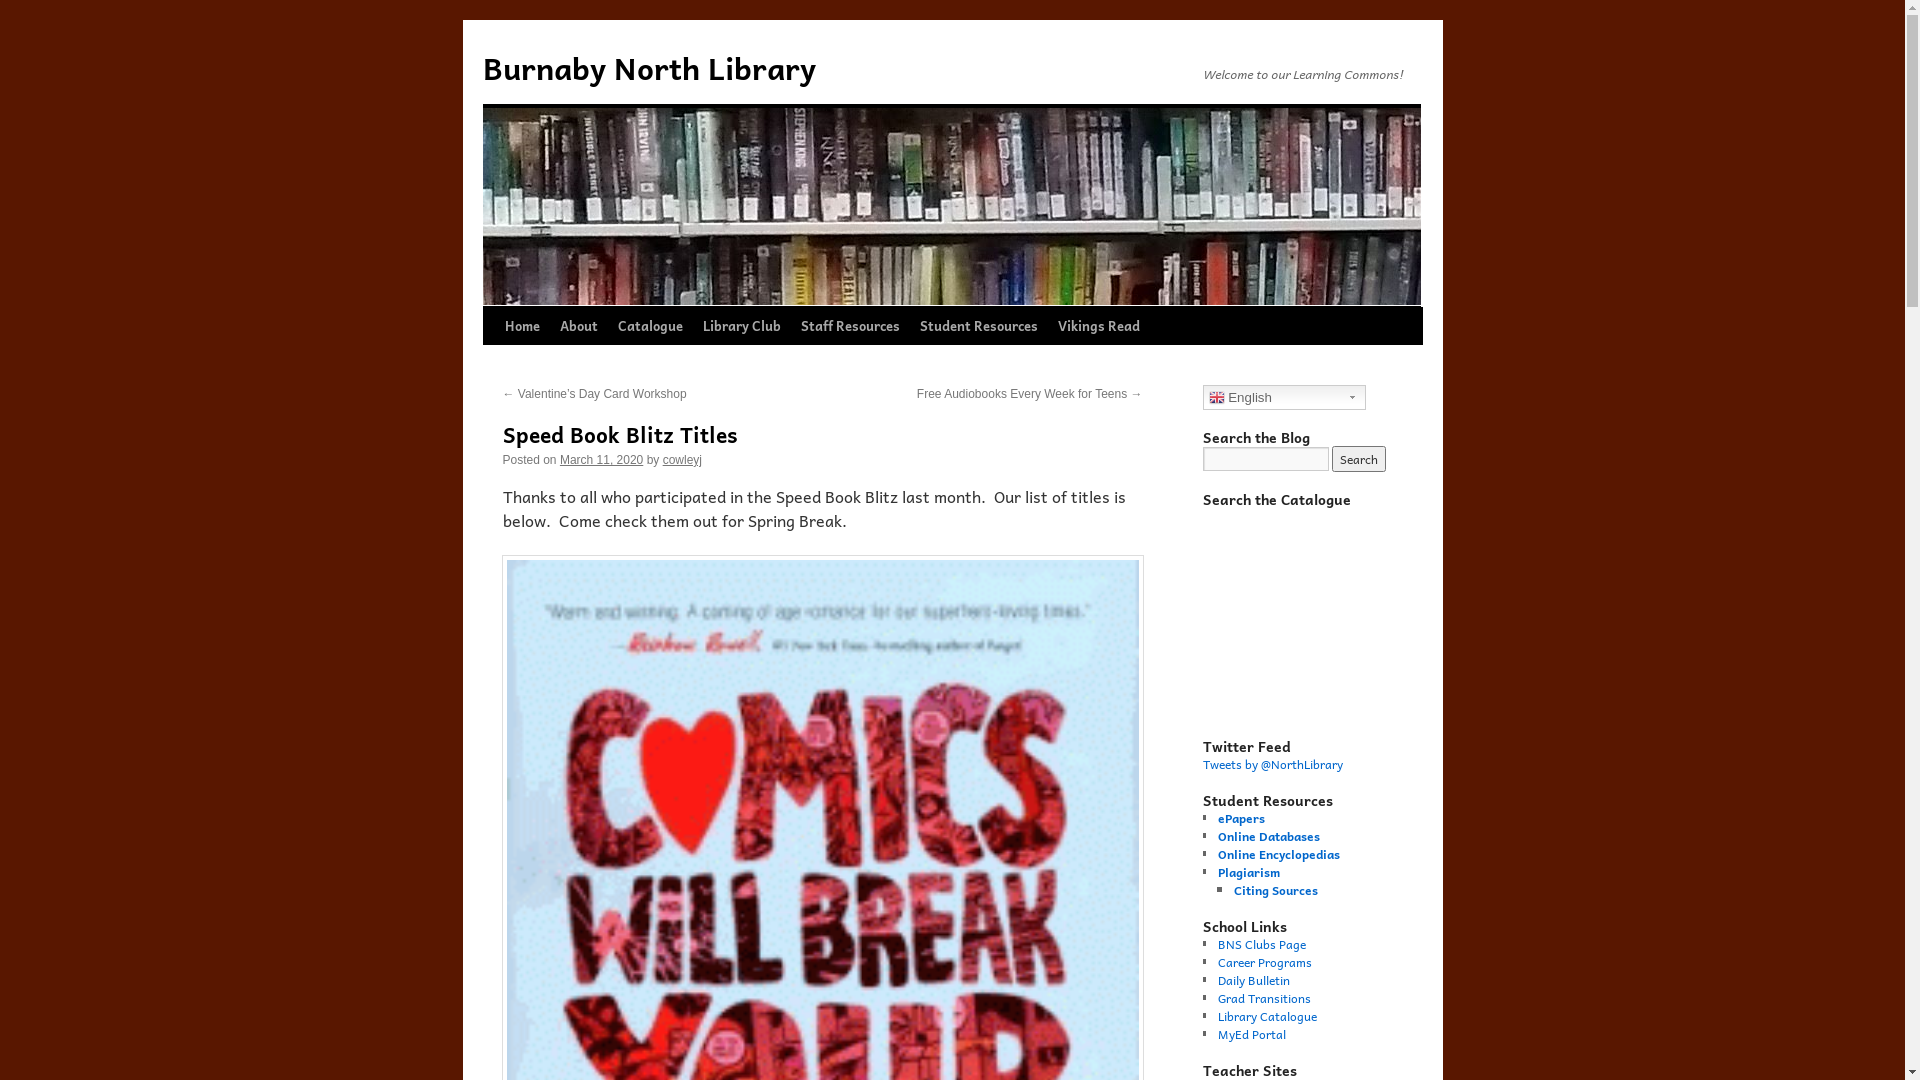  I want to click on 'March 11, 2020', so click(560, 459).